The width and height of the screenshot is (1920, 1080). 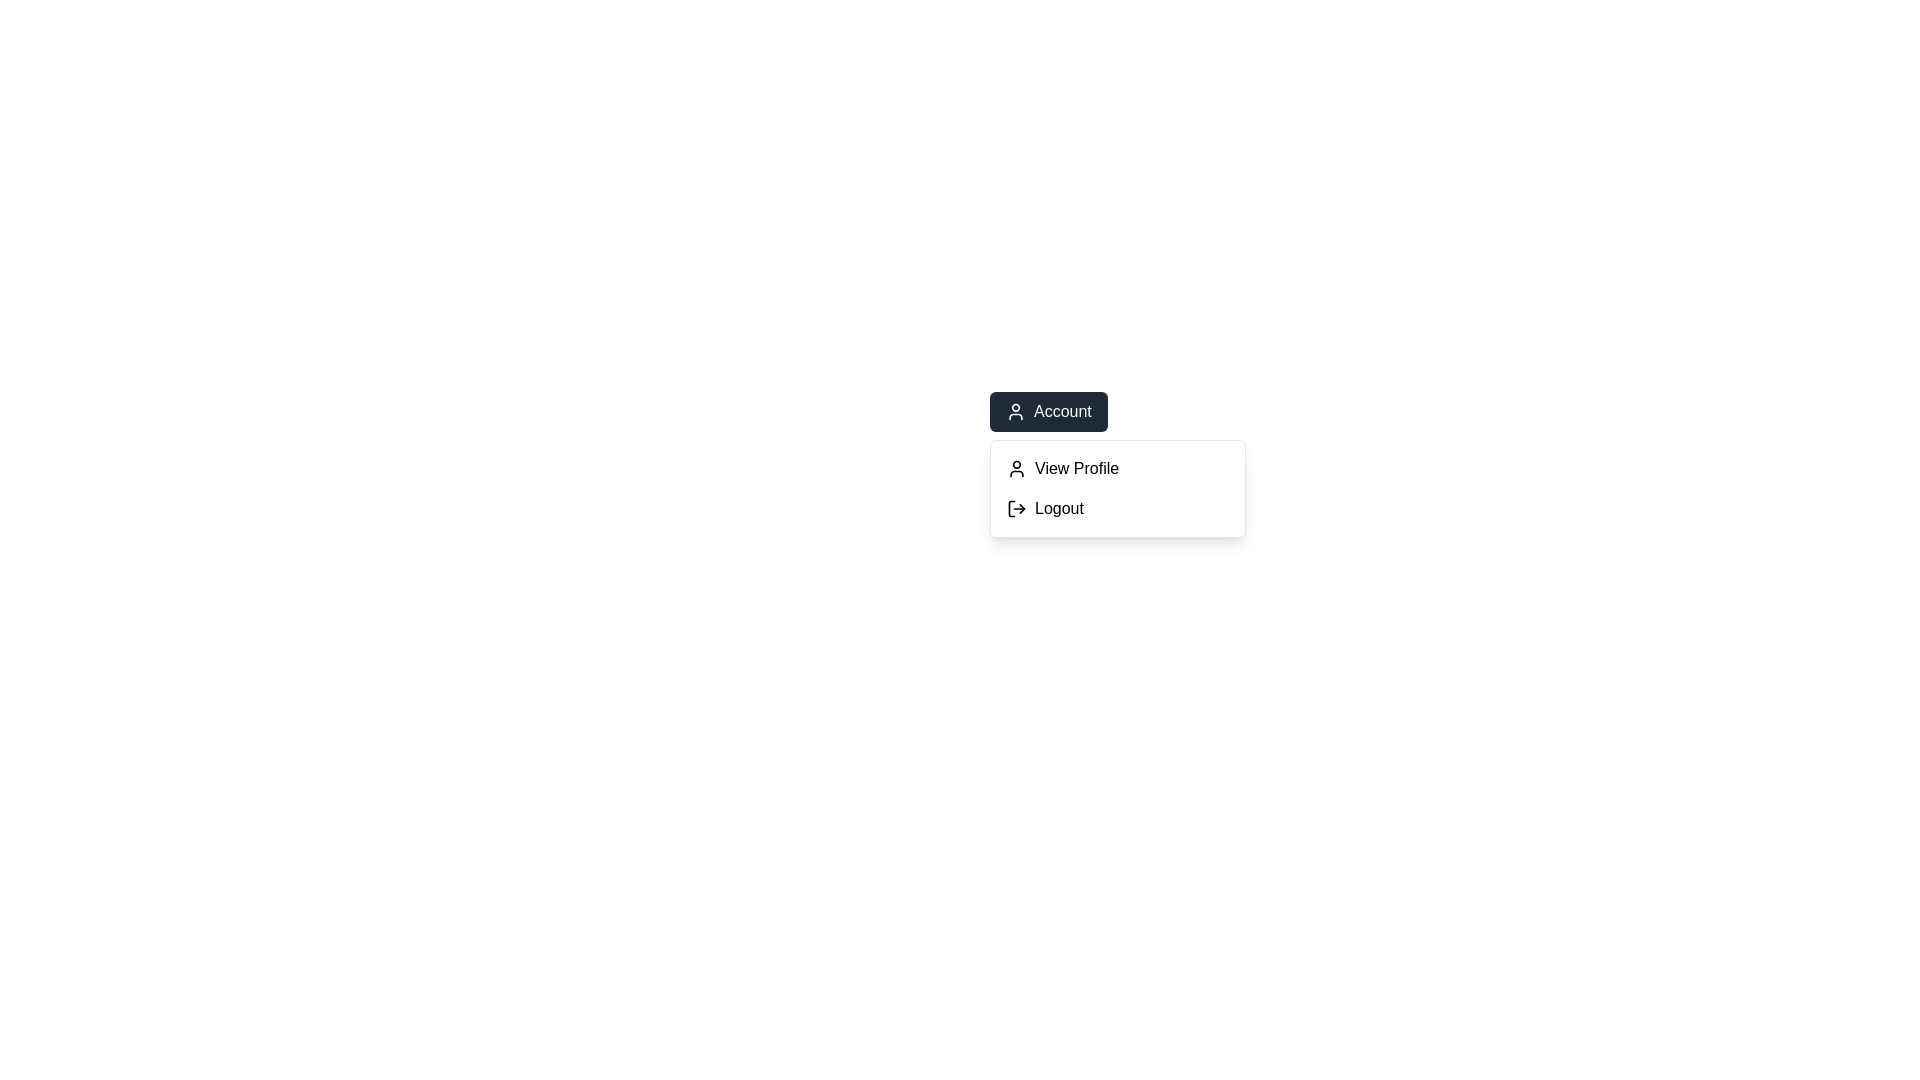 What do you see at coordinates (1016, 411) in the screenshot?
I see `the User Icon (vector graphic) that signifies user-related actions, positioned to the left of the 'Account' text` at bounding box center [1016, 411].